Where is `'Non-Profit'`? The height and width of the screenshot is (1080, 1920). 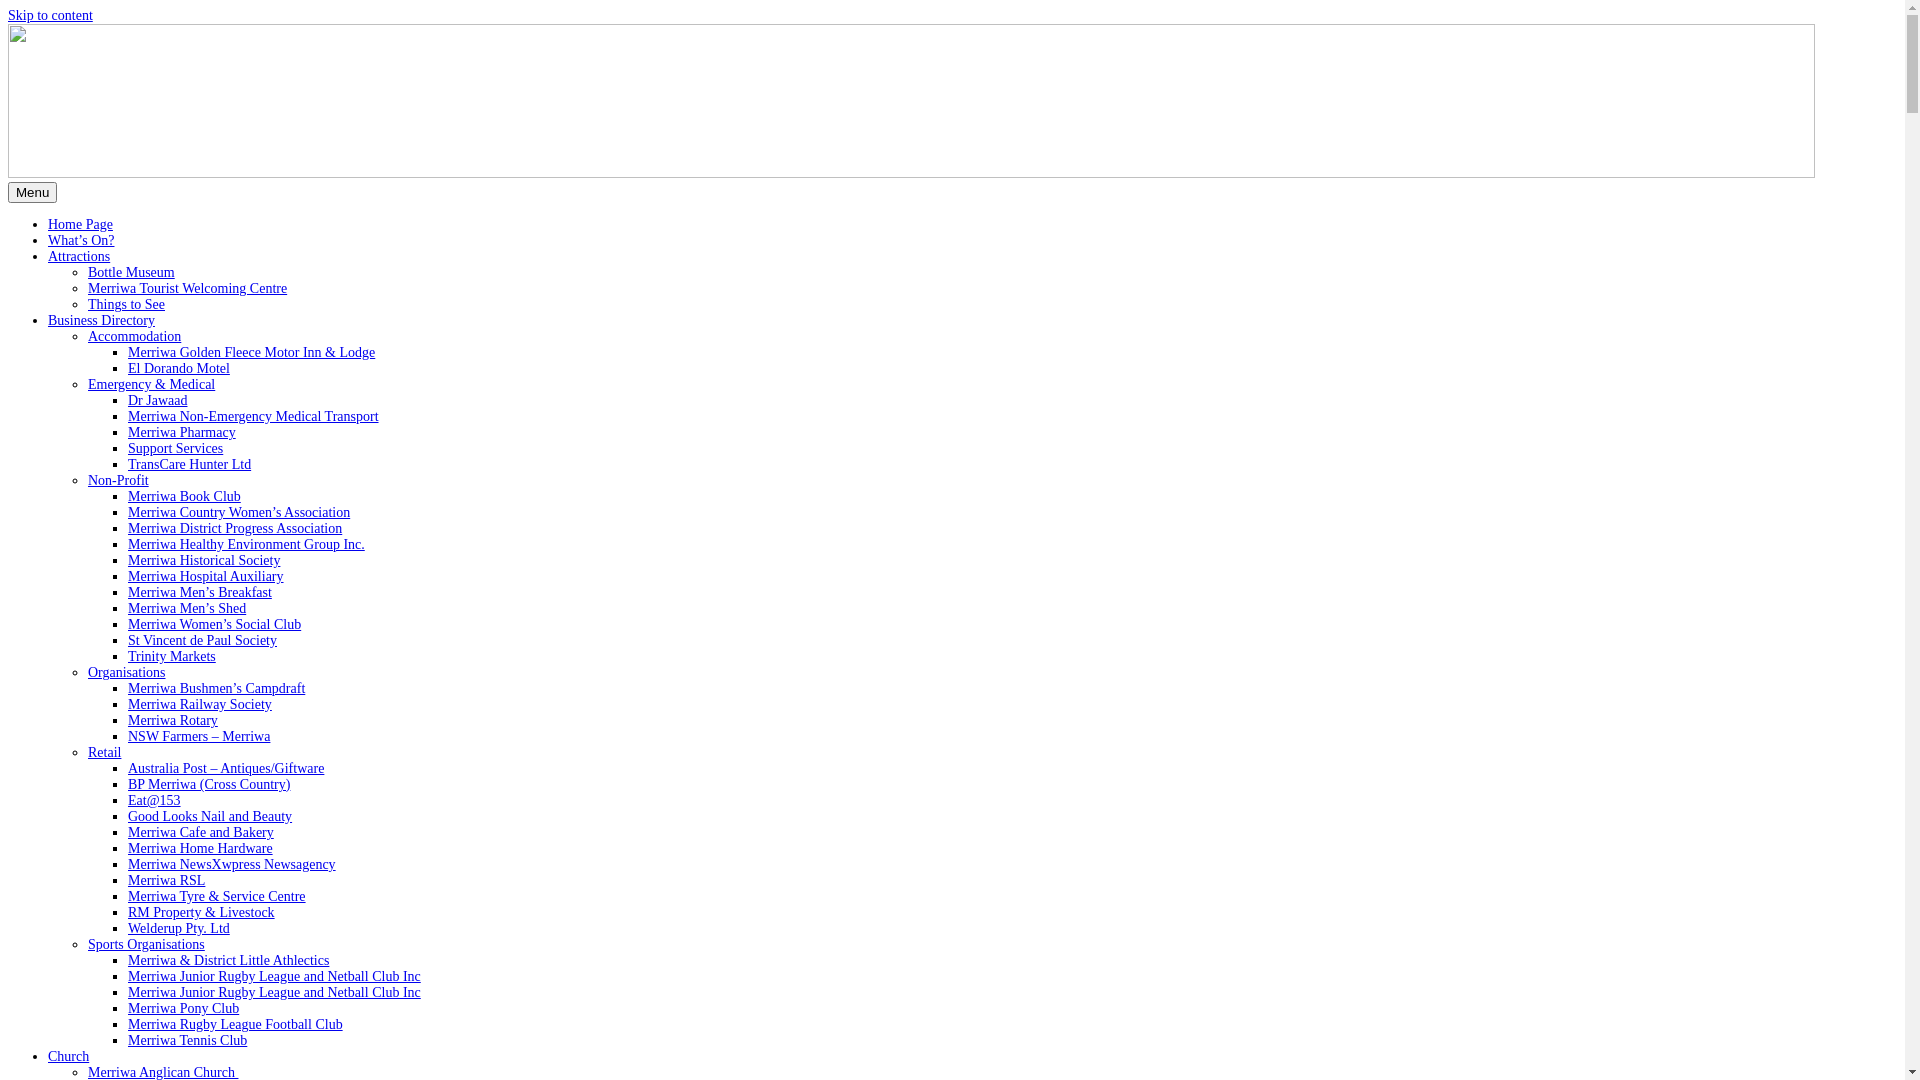 'Non-Profit' is located at coordinates (117, 480).